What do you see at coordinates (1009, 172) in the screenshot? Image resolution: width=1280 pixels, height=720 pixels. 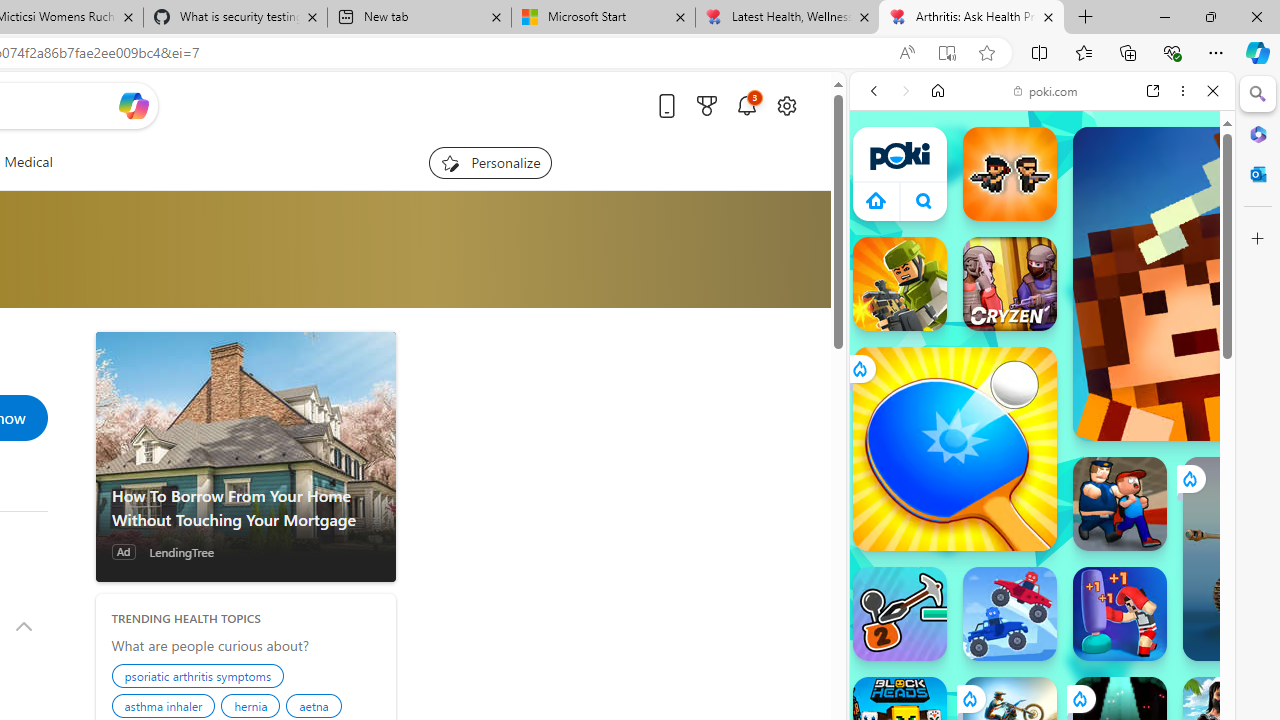 I see `'Zombie Rush'` at bounding box center [1009, 172].